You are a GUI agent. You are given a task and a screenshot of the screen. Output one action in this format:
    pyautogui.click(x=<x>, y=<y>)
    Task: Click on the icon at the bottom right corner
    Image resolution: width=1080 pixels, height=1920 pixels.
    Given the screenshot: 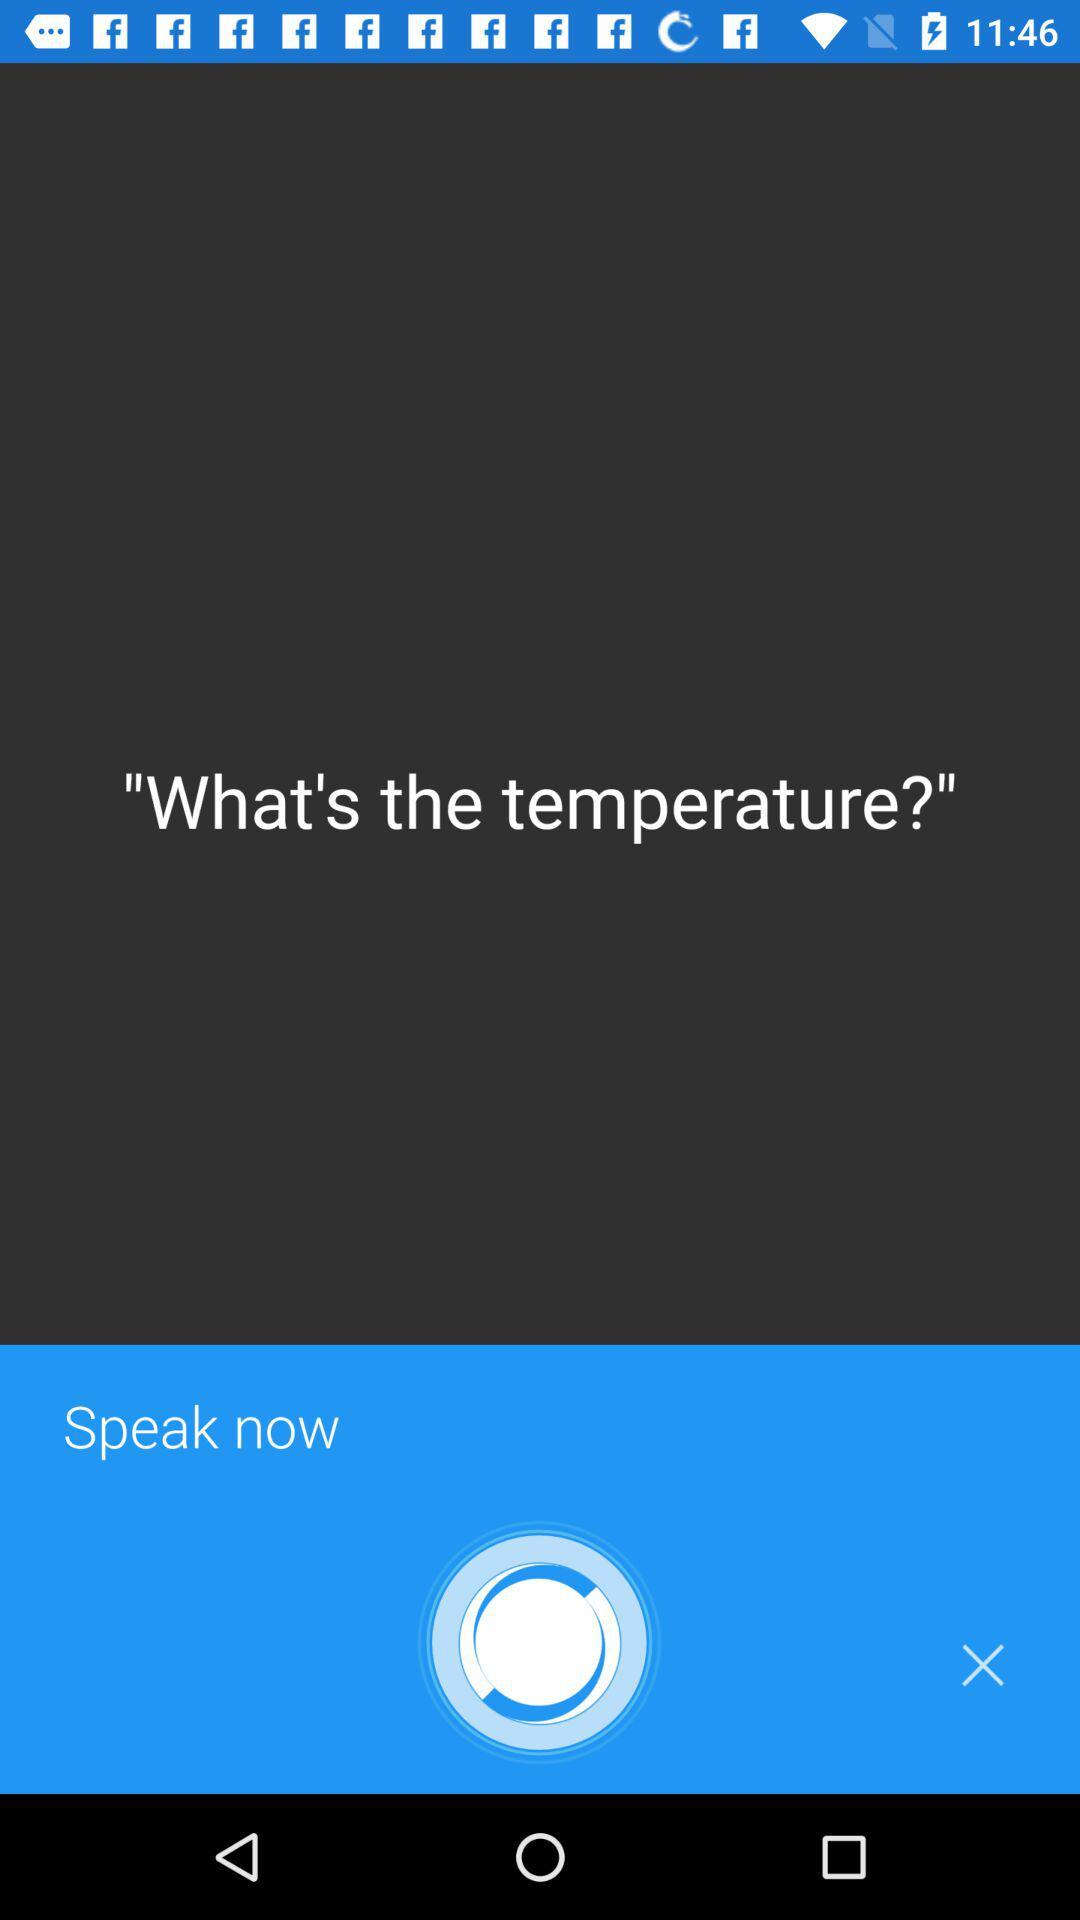 What is the action you would take?
    pyautogui.click(x=981, y=1665)
    